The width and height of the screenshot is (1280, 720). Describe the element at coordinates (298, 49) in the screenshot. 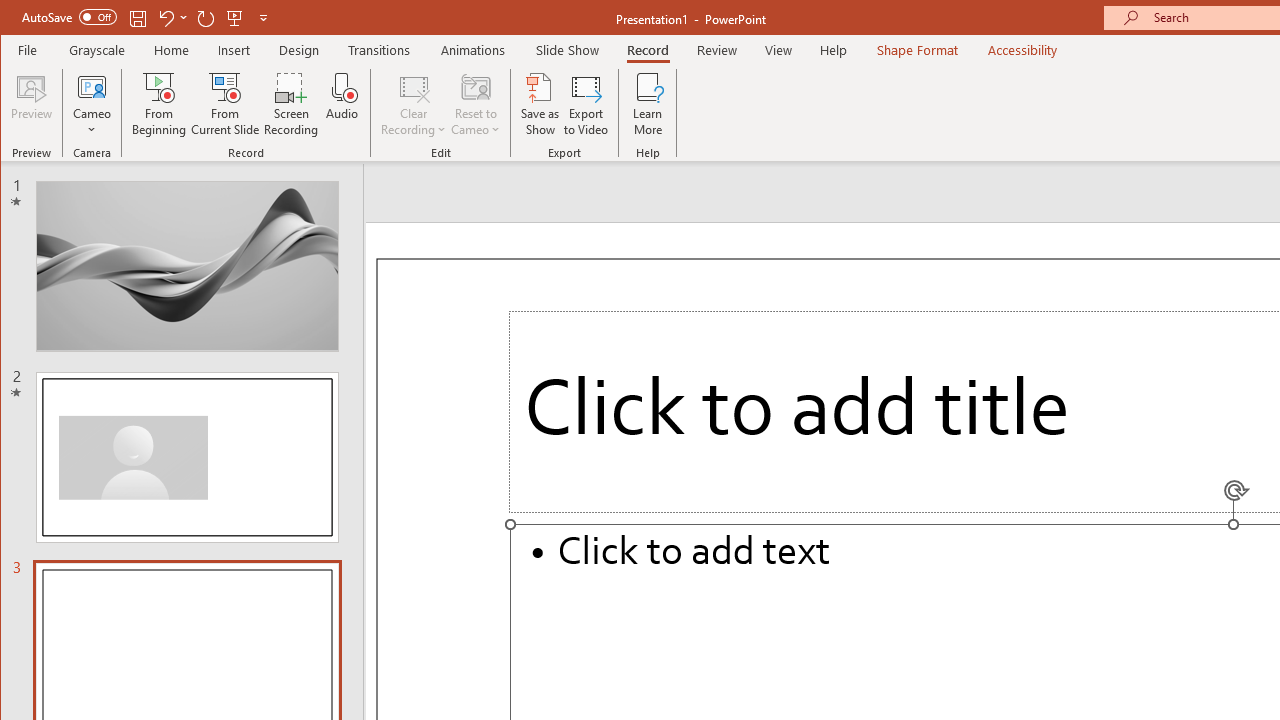

I see `'Design'` at that location.